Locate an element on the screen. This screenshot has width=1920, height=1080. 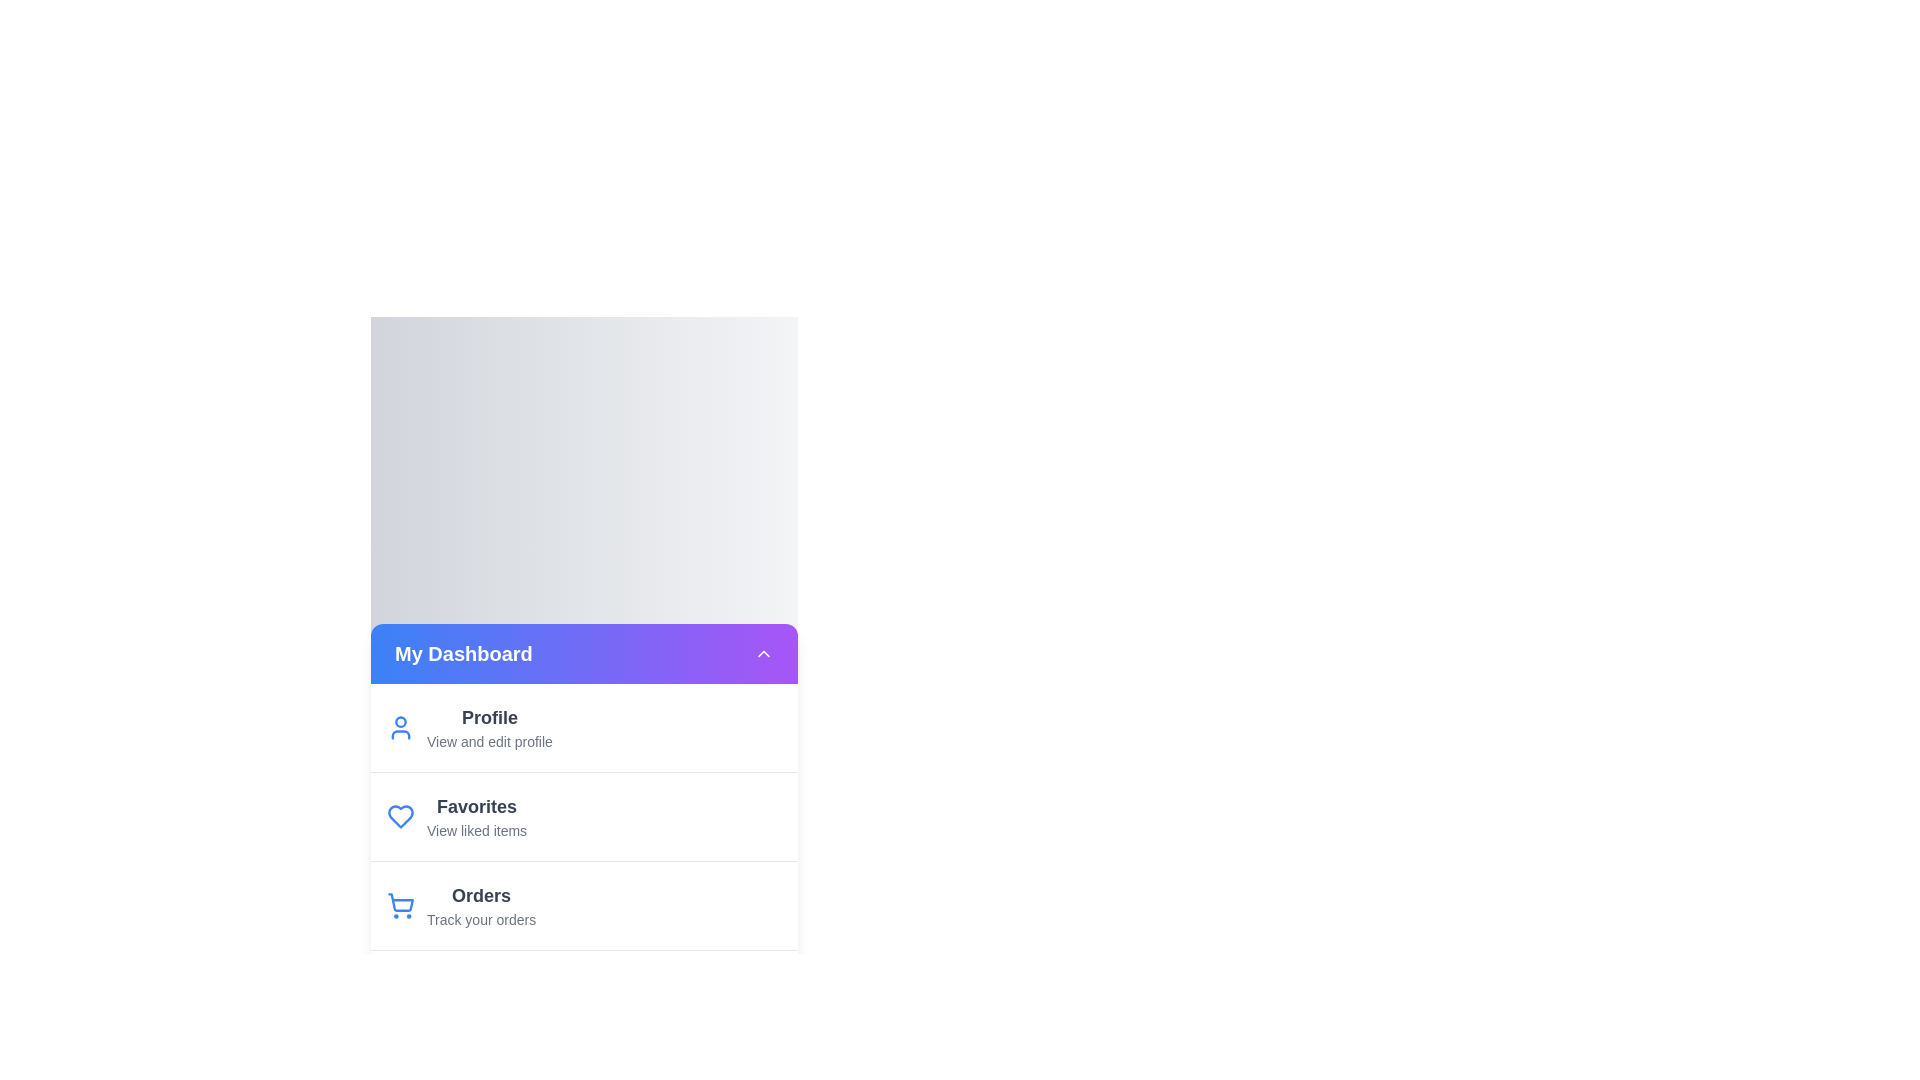
the menu item labeled Orders is located at coordinates (583, 905).